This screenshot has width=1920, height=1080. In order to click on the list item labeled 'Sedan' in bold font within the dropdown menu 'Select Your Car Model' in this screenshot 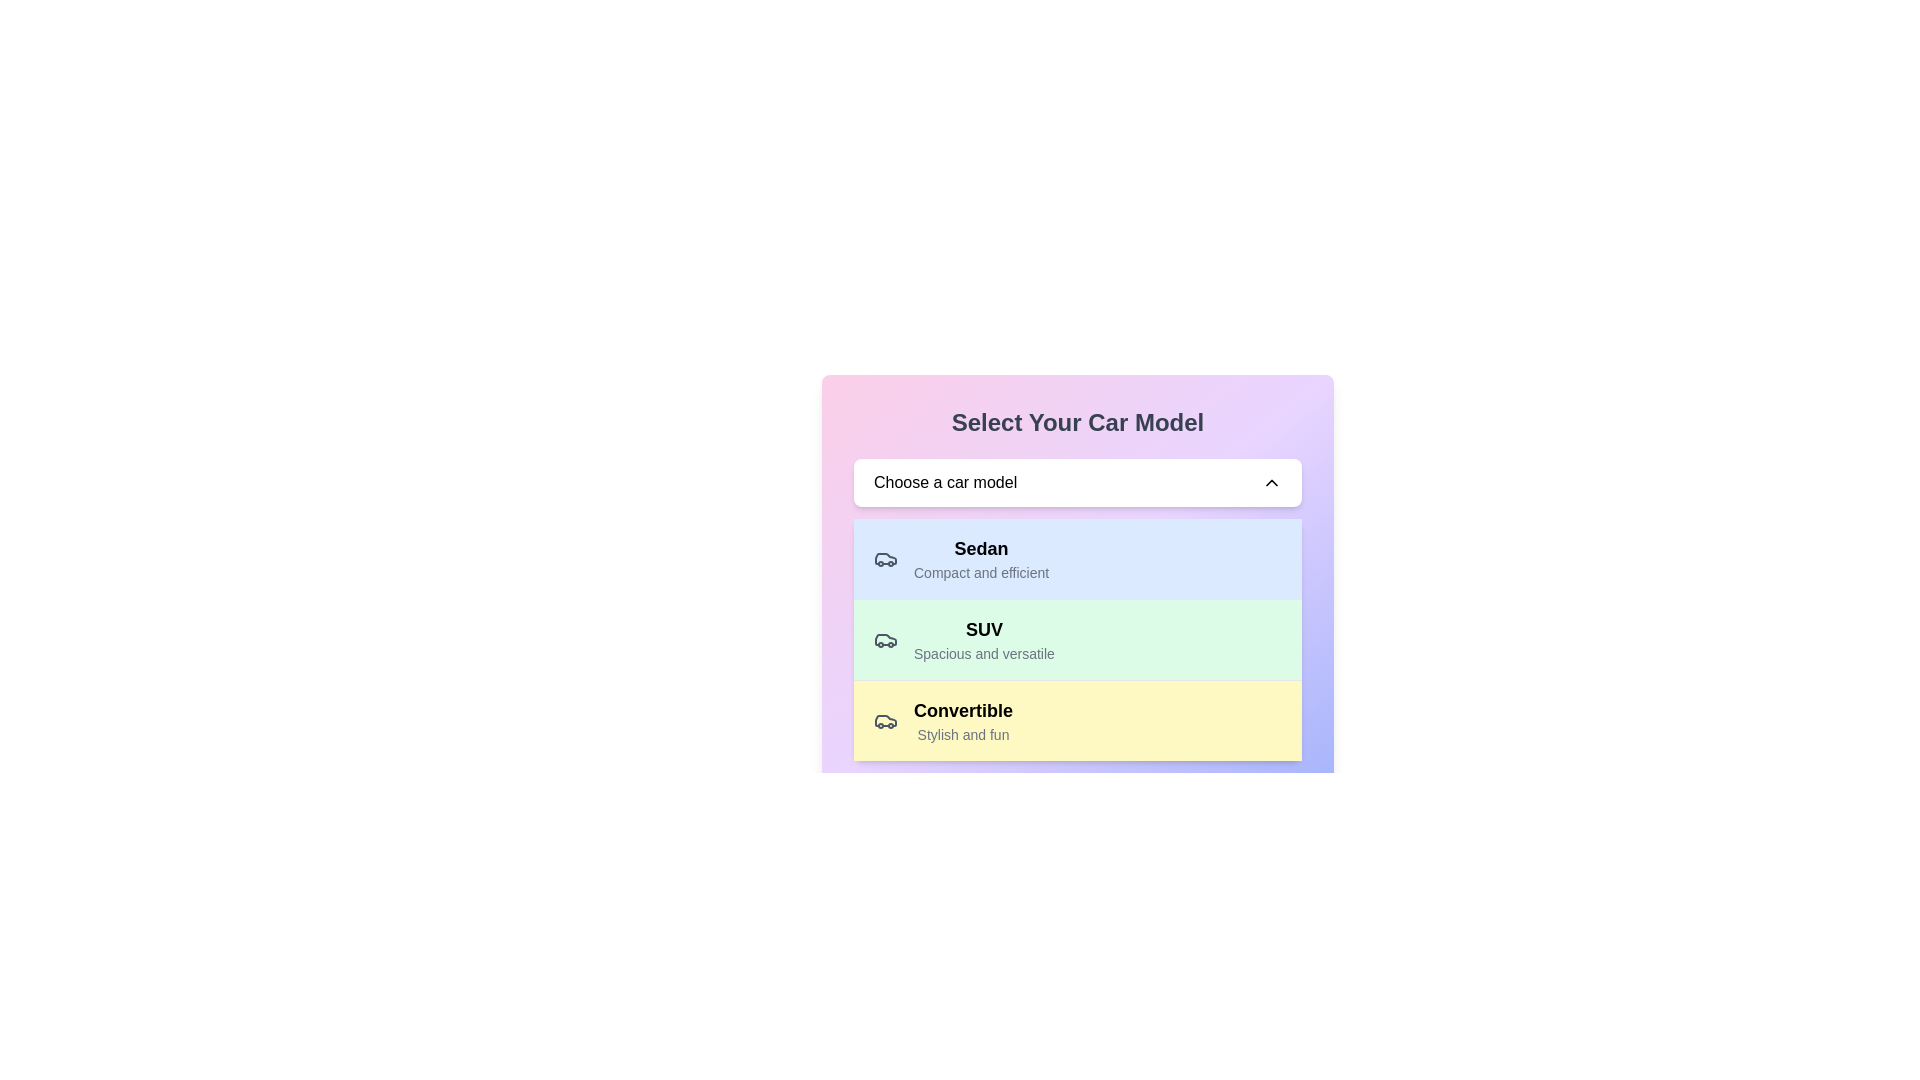, I will do `click(981, 559)`.